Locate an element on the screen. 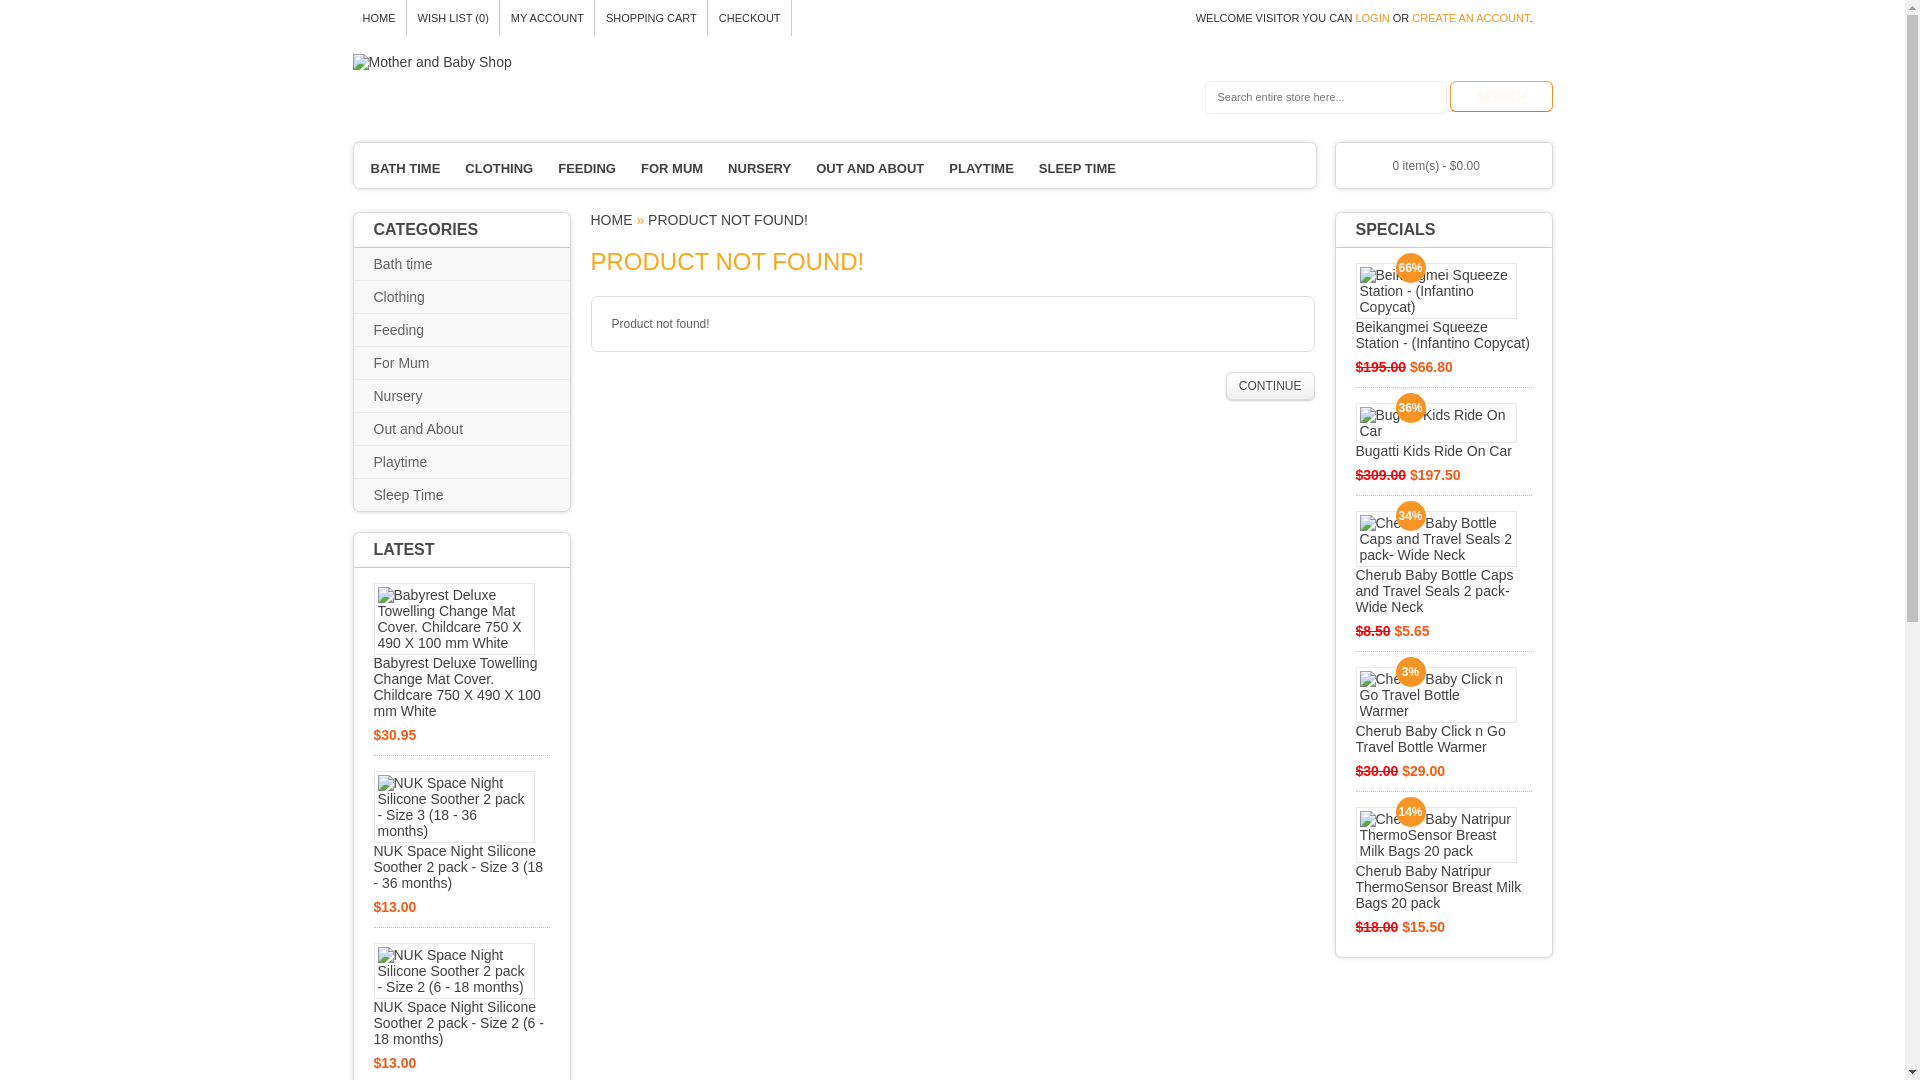  'CONTINUE' is located at coordinates (1269, 385).